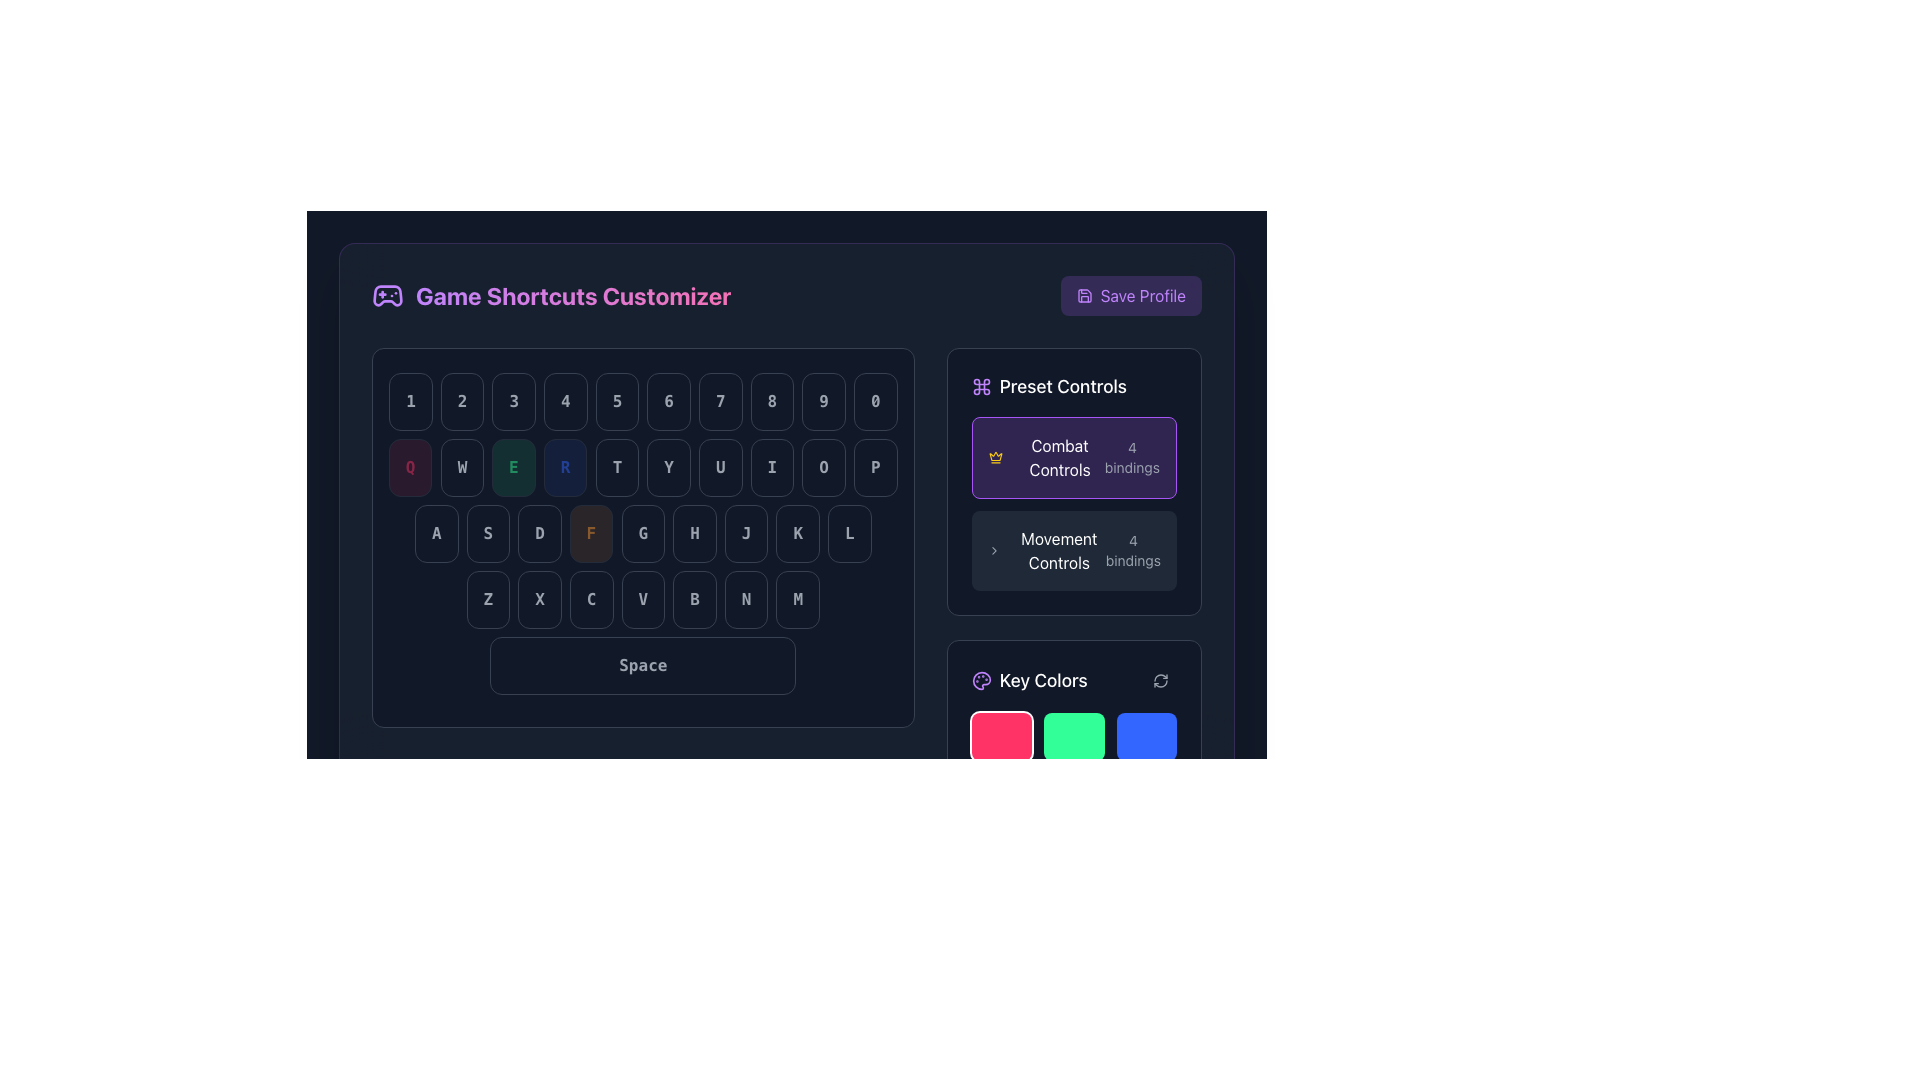 The image size is (1920, 1080). Describe the element at coordinates (461, 467) in the screenshot. I see `the button-like UI component displaying the letter 'W', which is styled with a dark background and gray text, located in the second row of the keyboard area beneath the 'Game Shortcuts Customizer' header` at that location.